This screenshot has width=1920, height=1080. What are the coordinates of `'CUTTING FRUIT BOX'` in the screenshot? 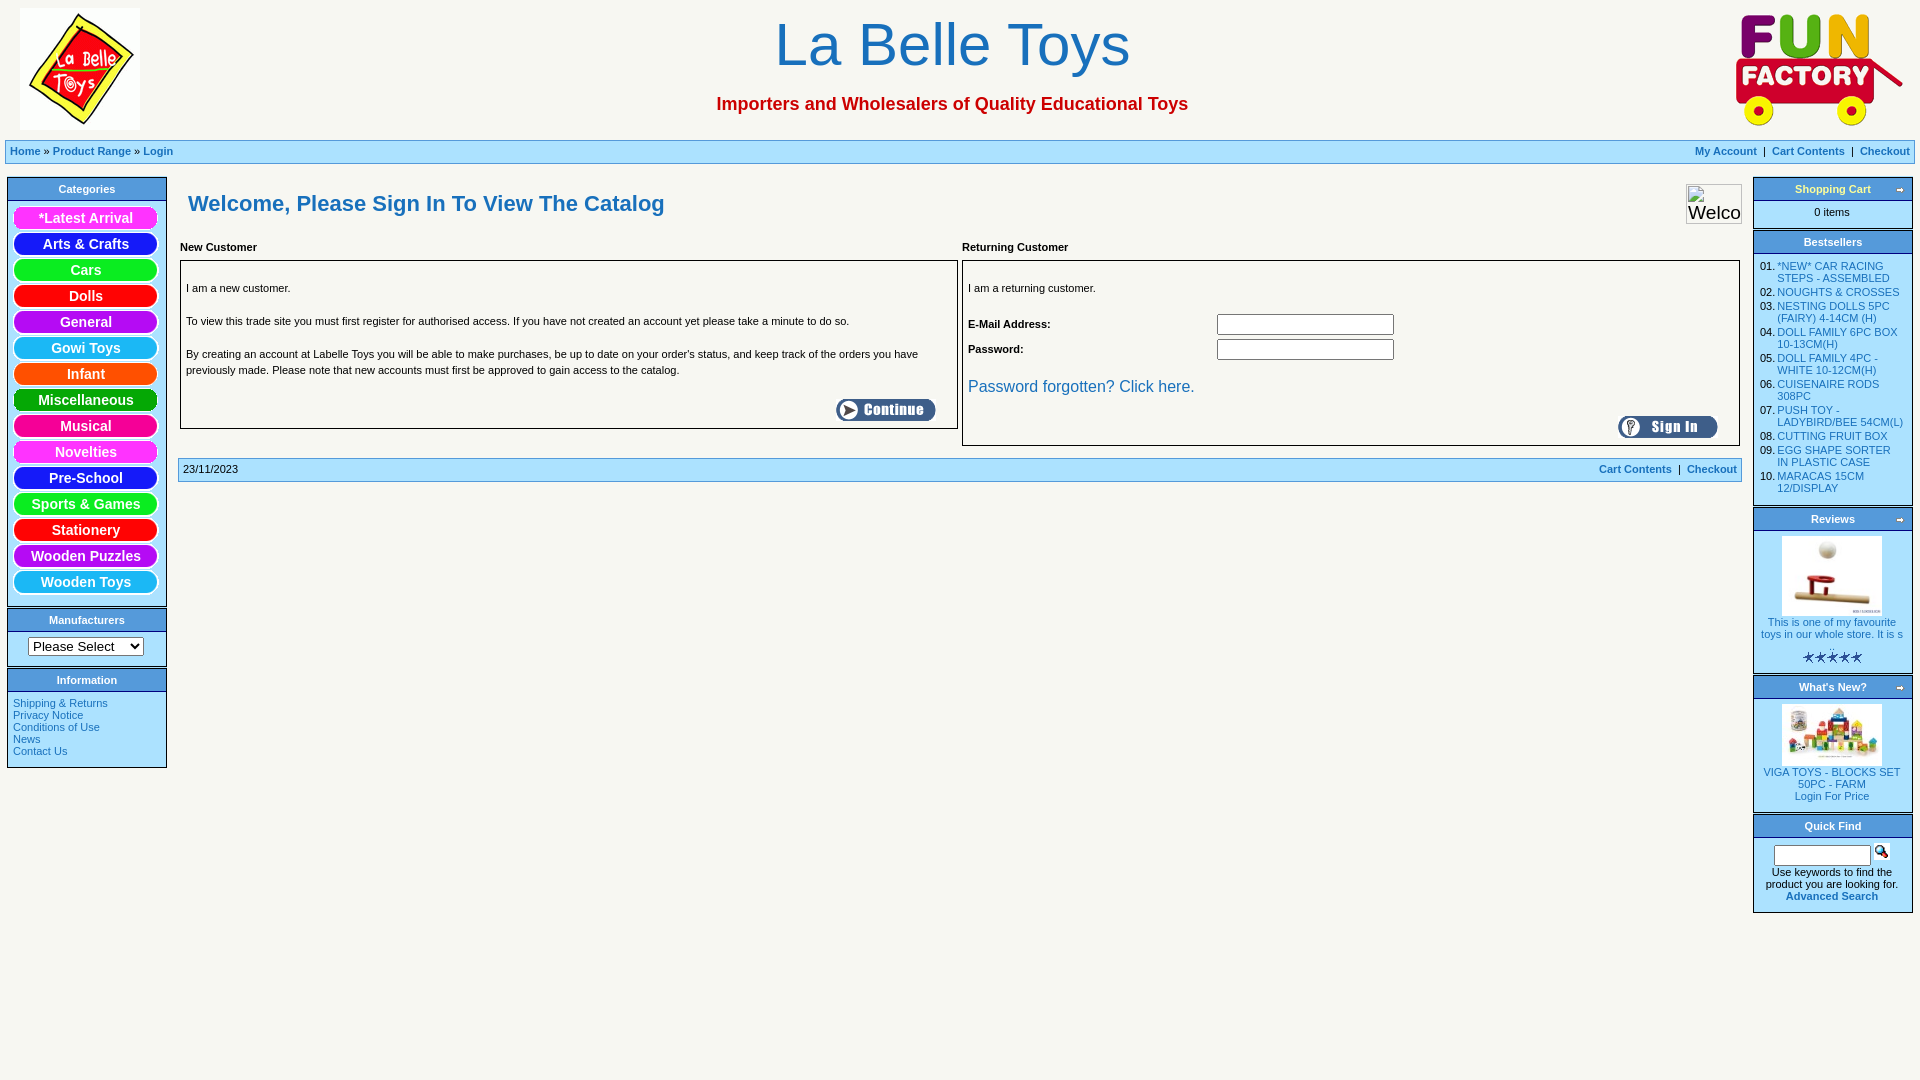 It's located at (1832, 434).